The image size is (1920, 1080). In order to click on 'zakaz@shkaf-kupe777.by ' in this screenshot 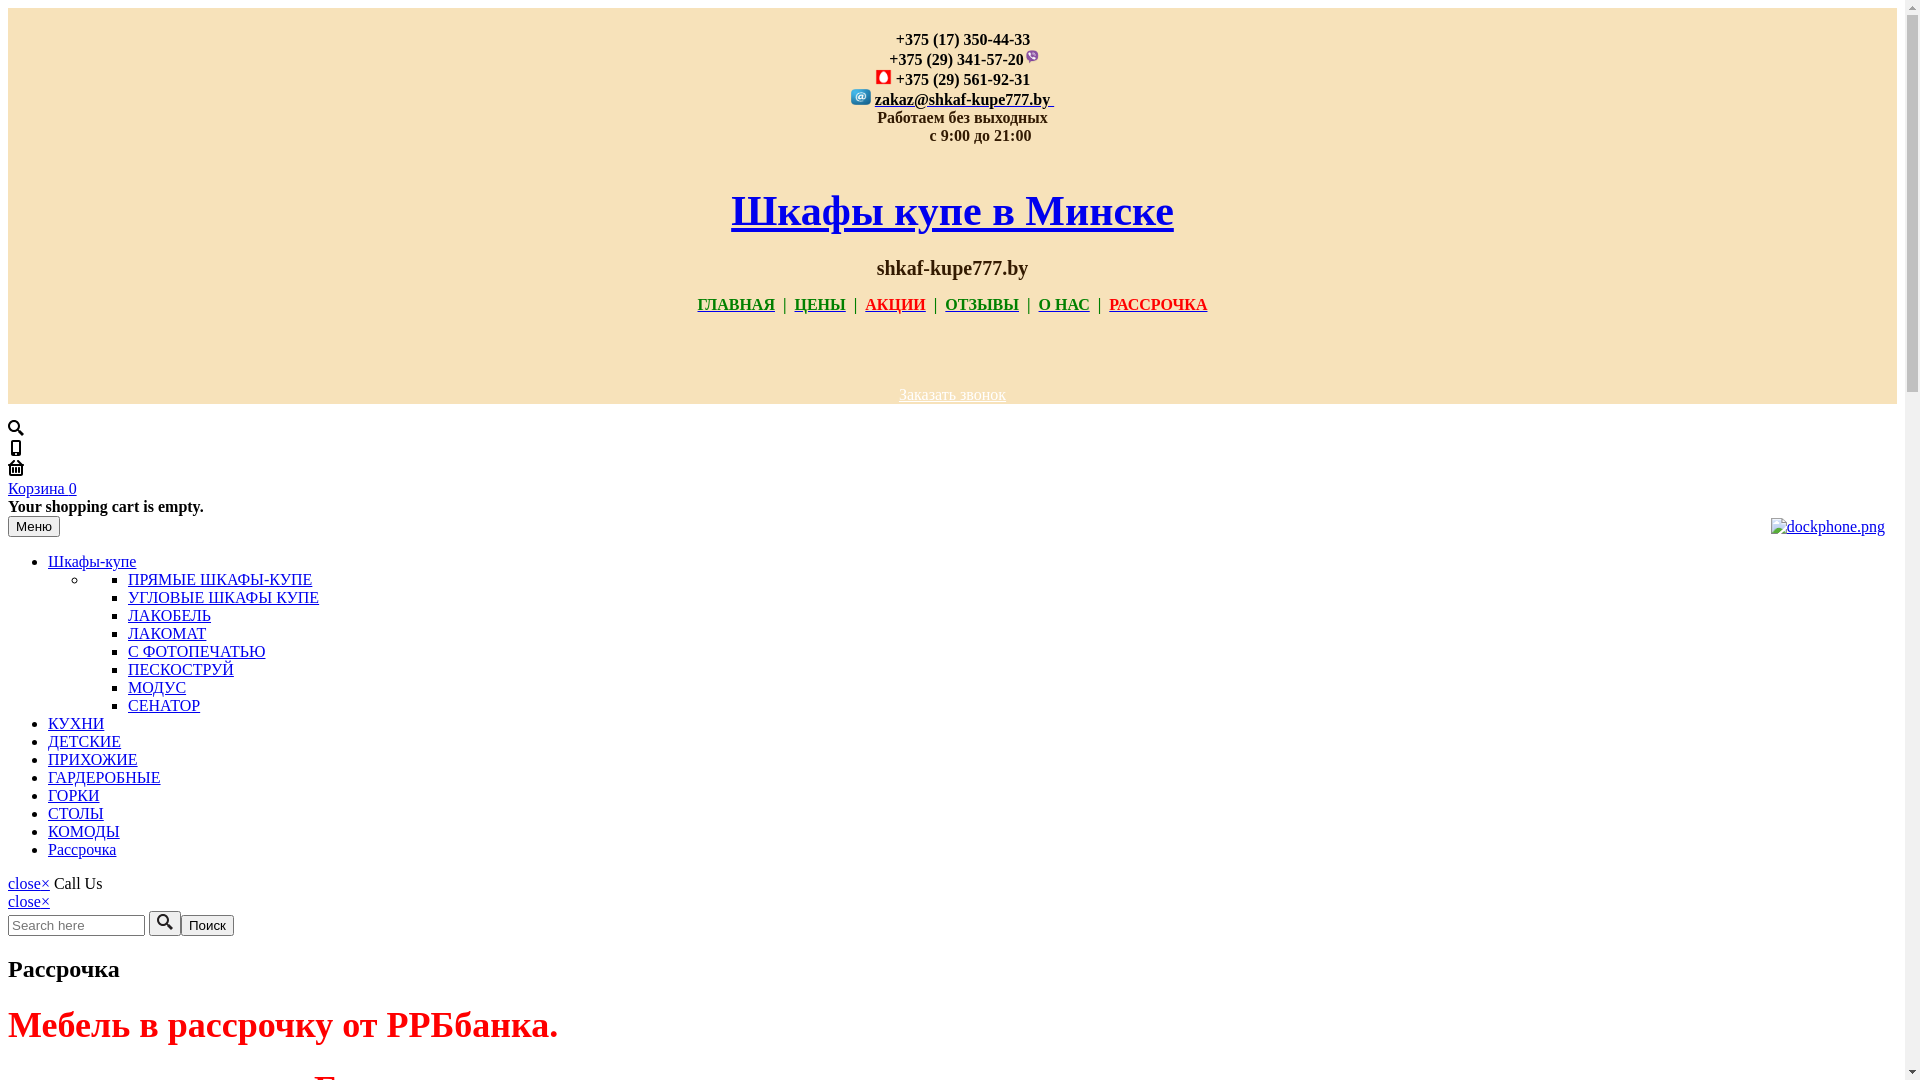, I will do `click(964, 99)`.